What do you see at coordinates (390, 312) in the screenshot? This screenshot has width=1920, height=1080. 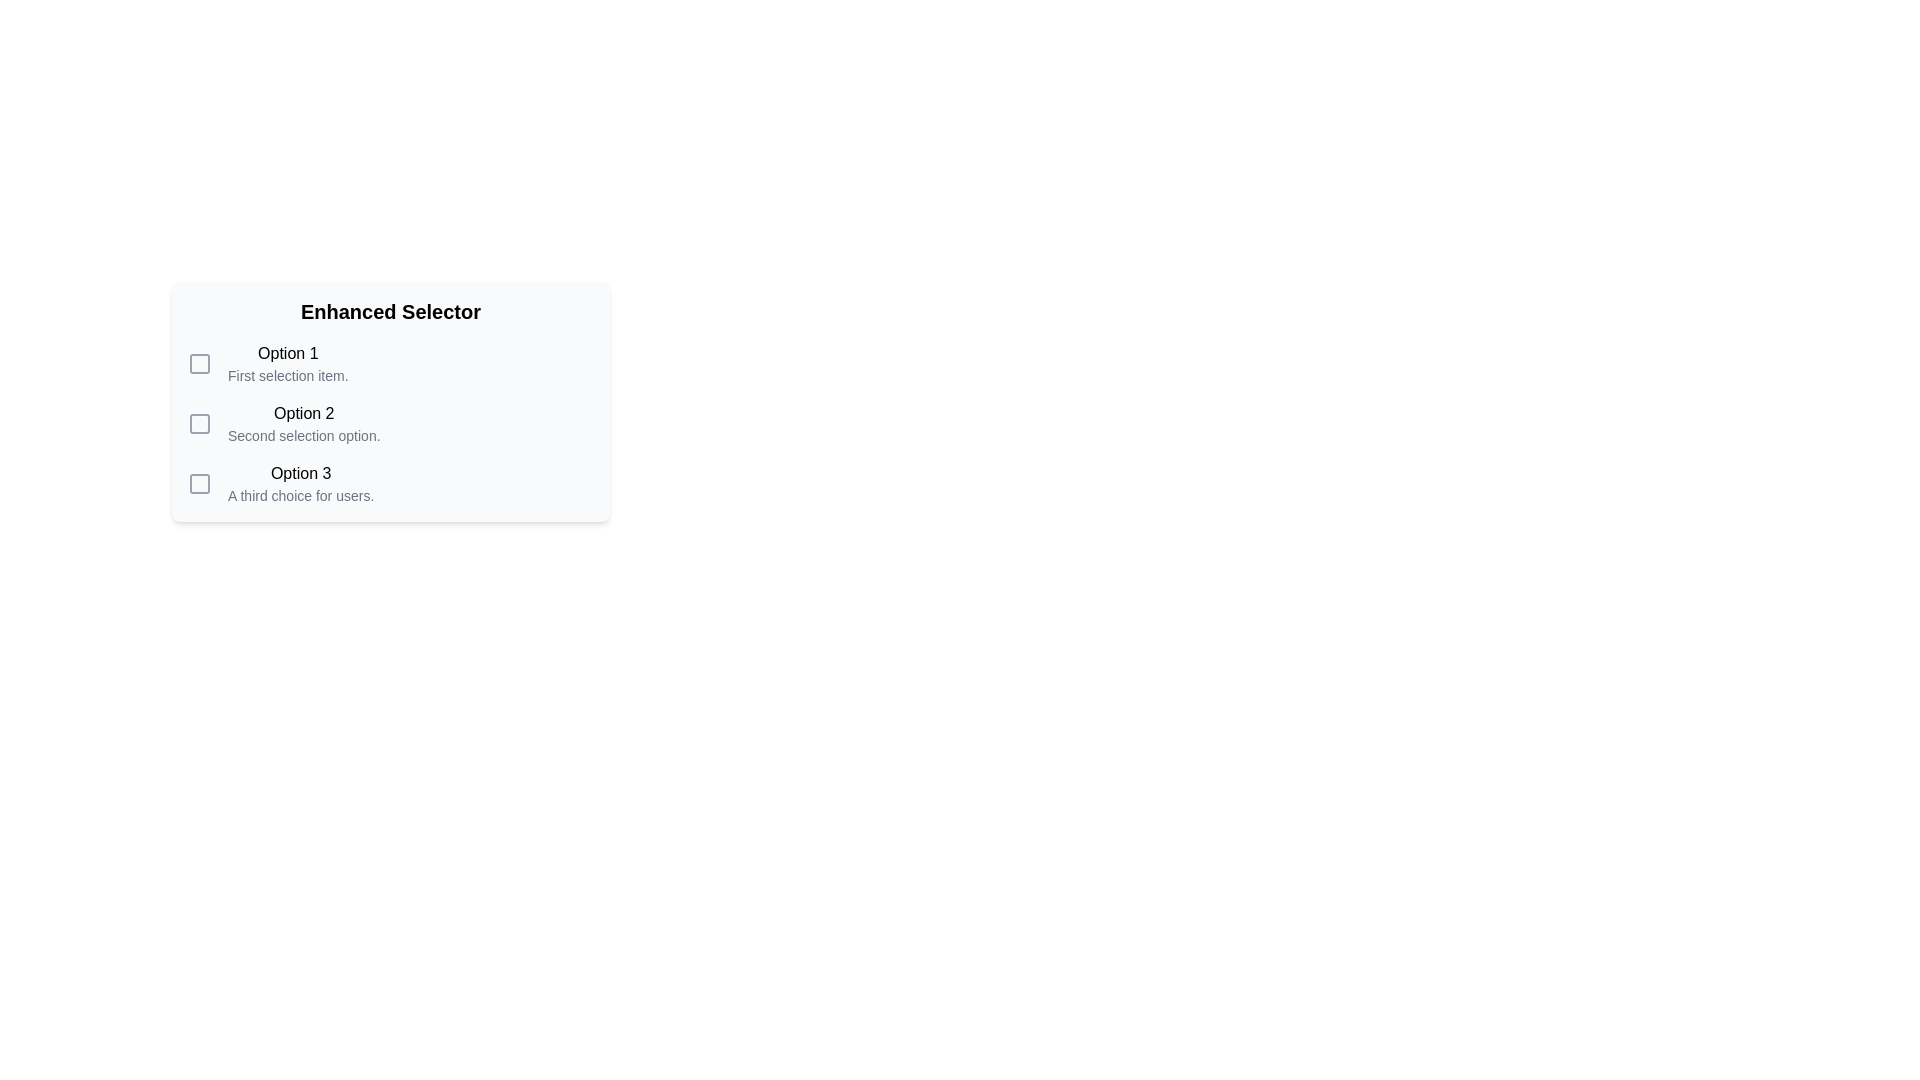 I see `bold header text labeled 'Enhanced Selector' located at the top of the light gray rounded rectangular box` at bounding box center [390, 312].